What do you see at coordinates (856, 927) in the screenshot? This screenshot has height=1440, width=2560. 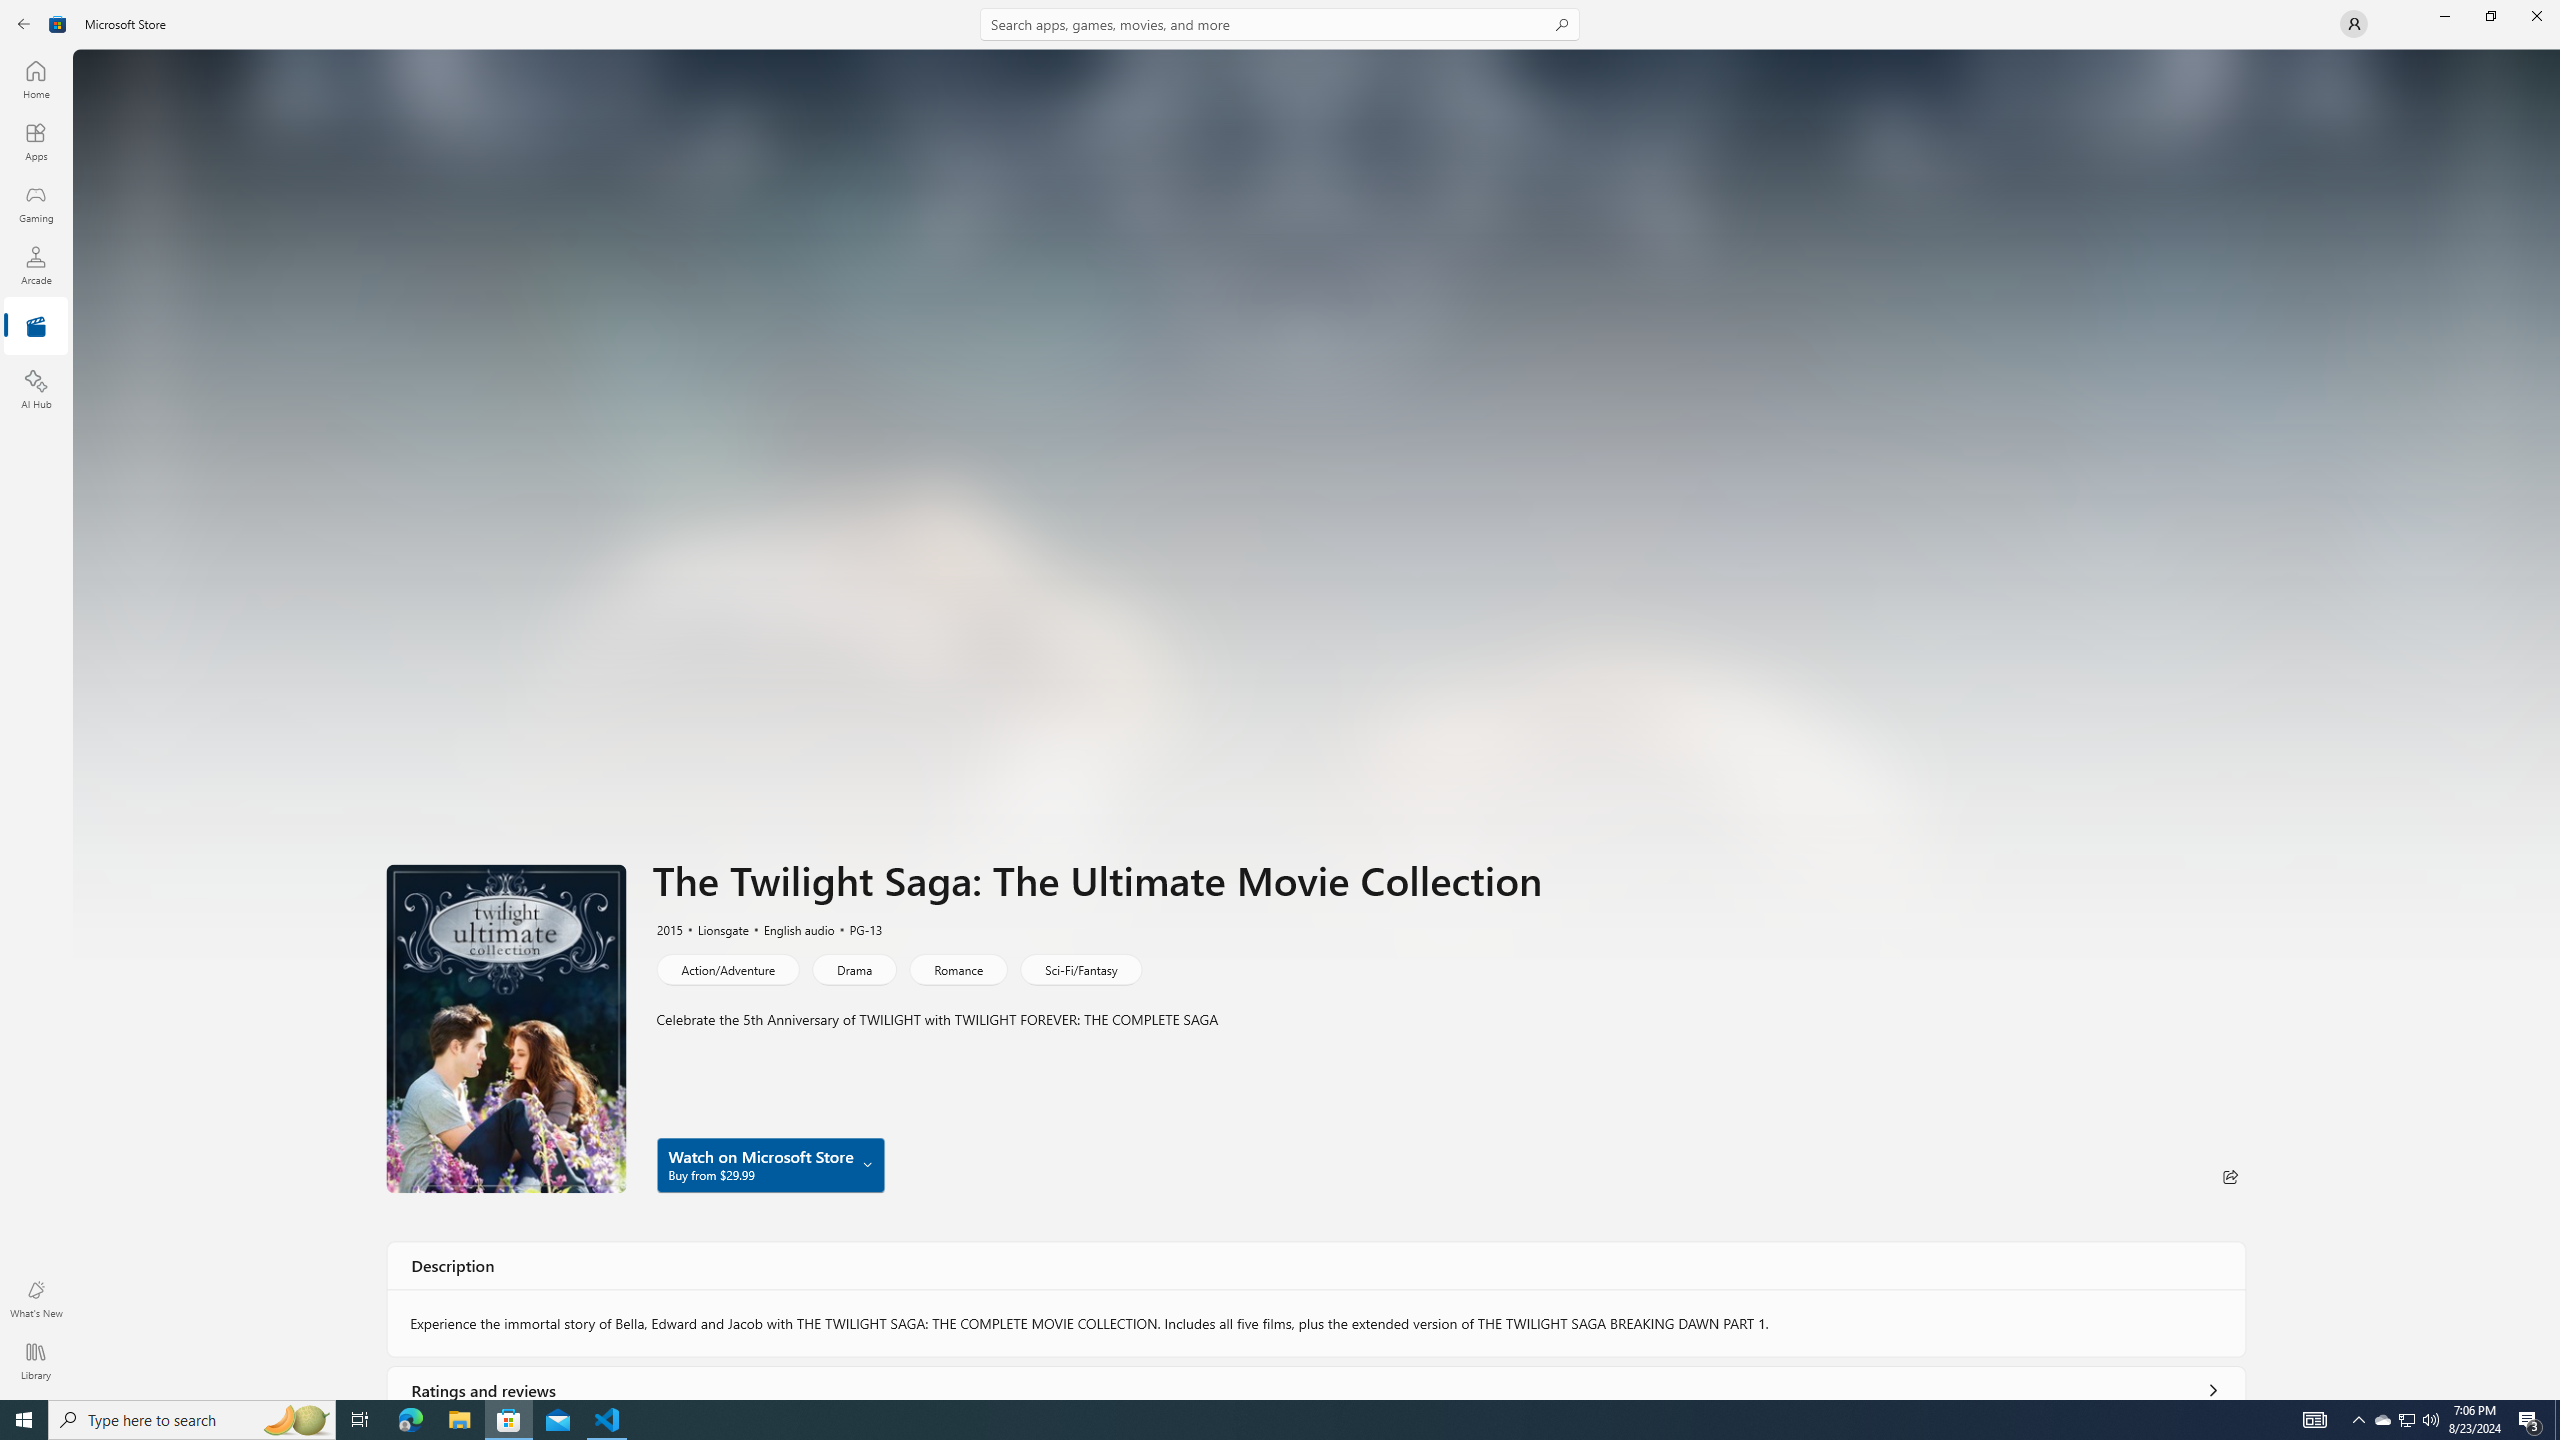 I see `'PG-13'` at bounding box center [856, 927].